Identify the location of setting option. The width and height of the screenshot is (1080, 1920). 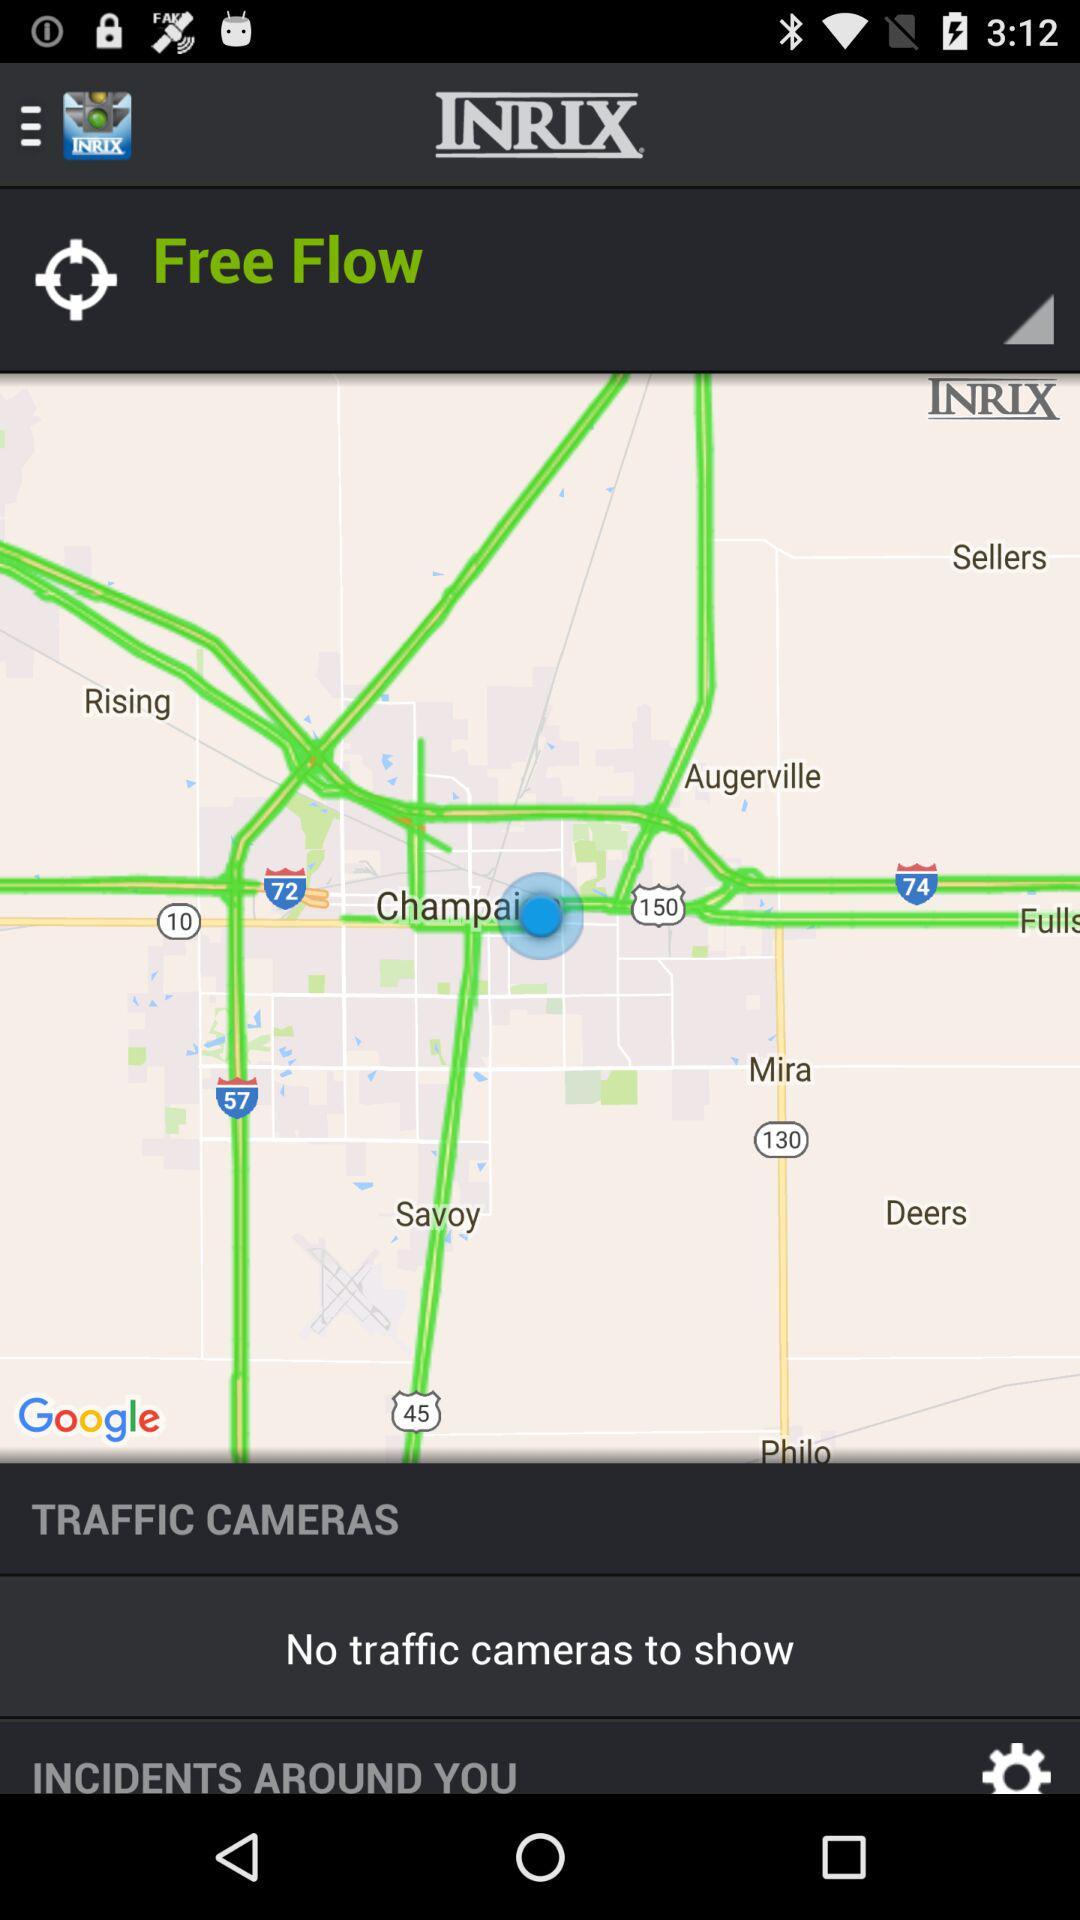
(1017, 1756).